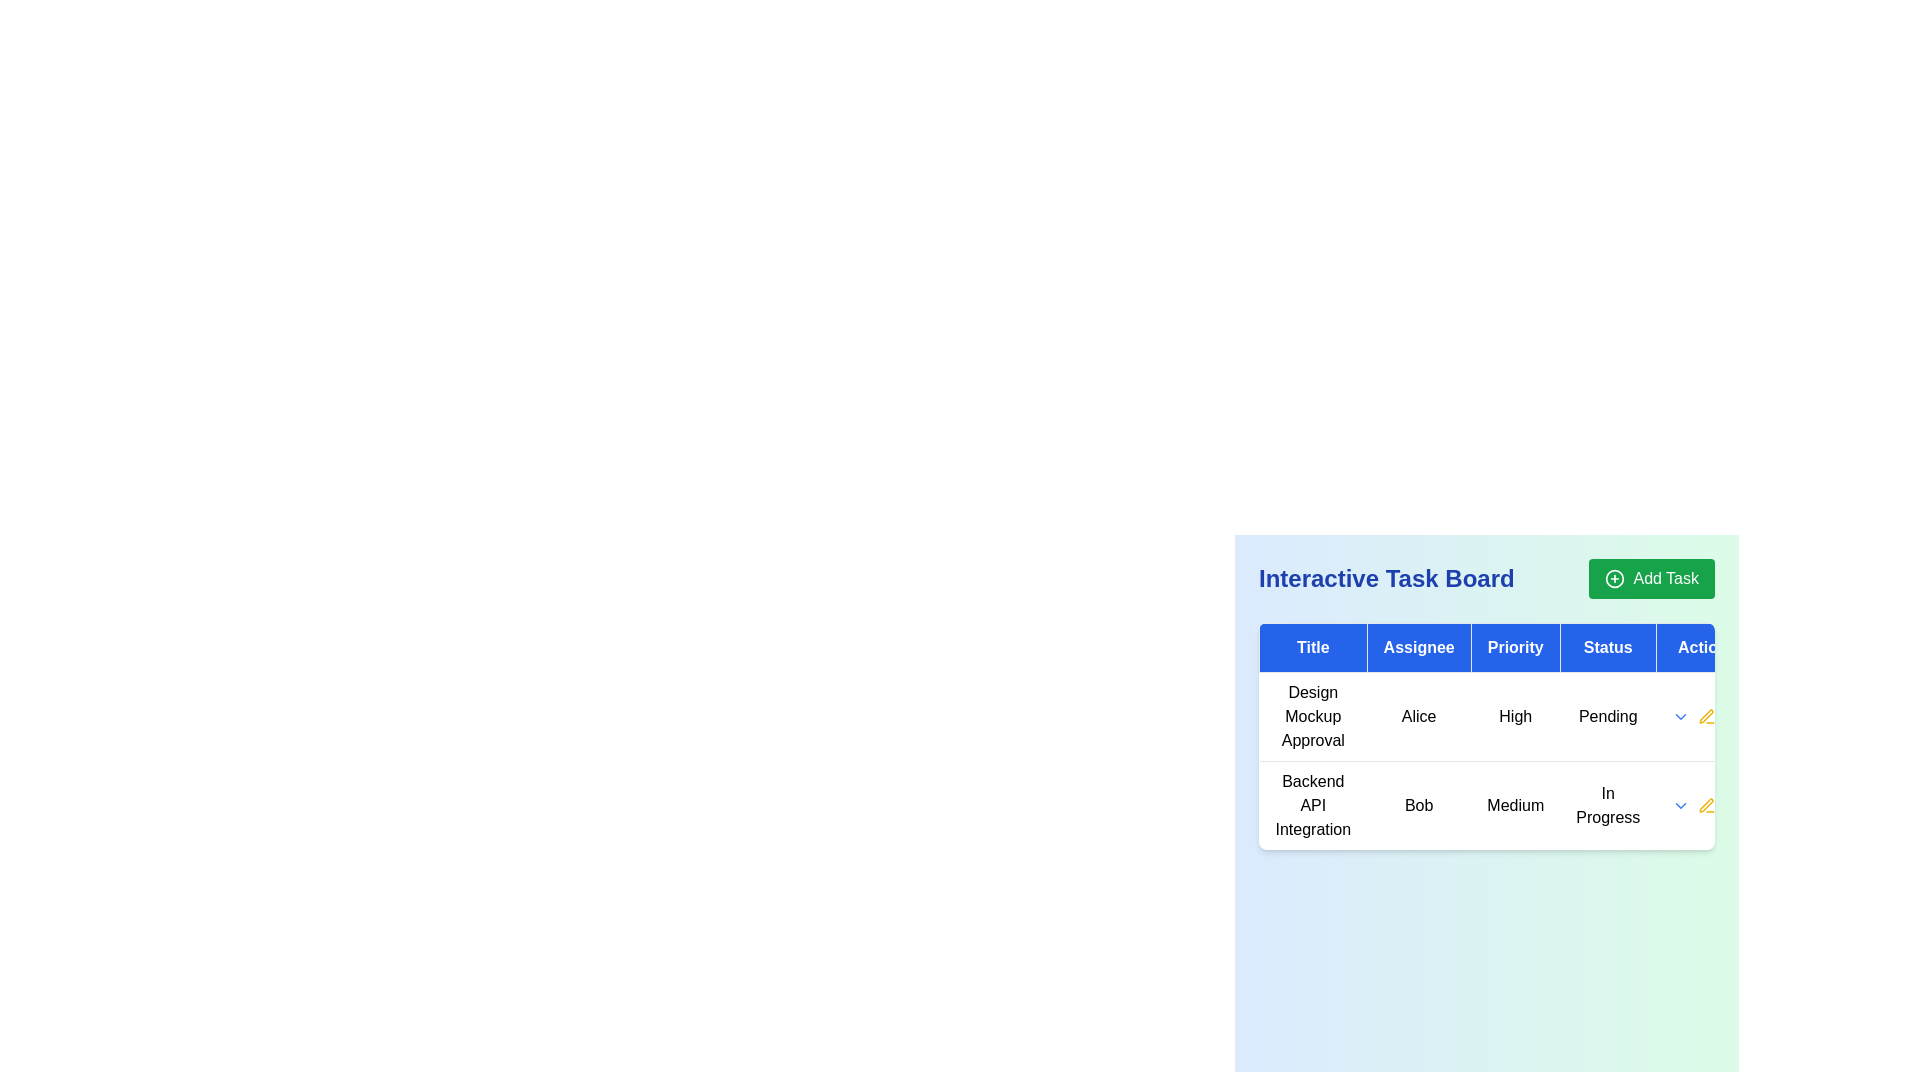  What do you see at coordinates (1418, 716) in the screenshot?
I see `text label indicating 'Alice' in the second cell of the first row under the 'Assignee' column of the table` at bounding box center [1418, 716].